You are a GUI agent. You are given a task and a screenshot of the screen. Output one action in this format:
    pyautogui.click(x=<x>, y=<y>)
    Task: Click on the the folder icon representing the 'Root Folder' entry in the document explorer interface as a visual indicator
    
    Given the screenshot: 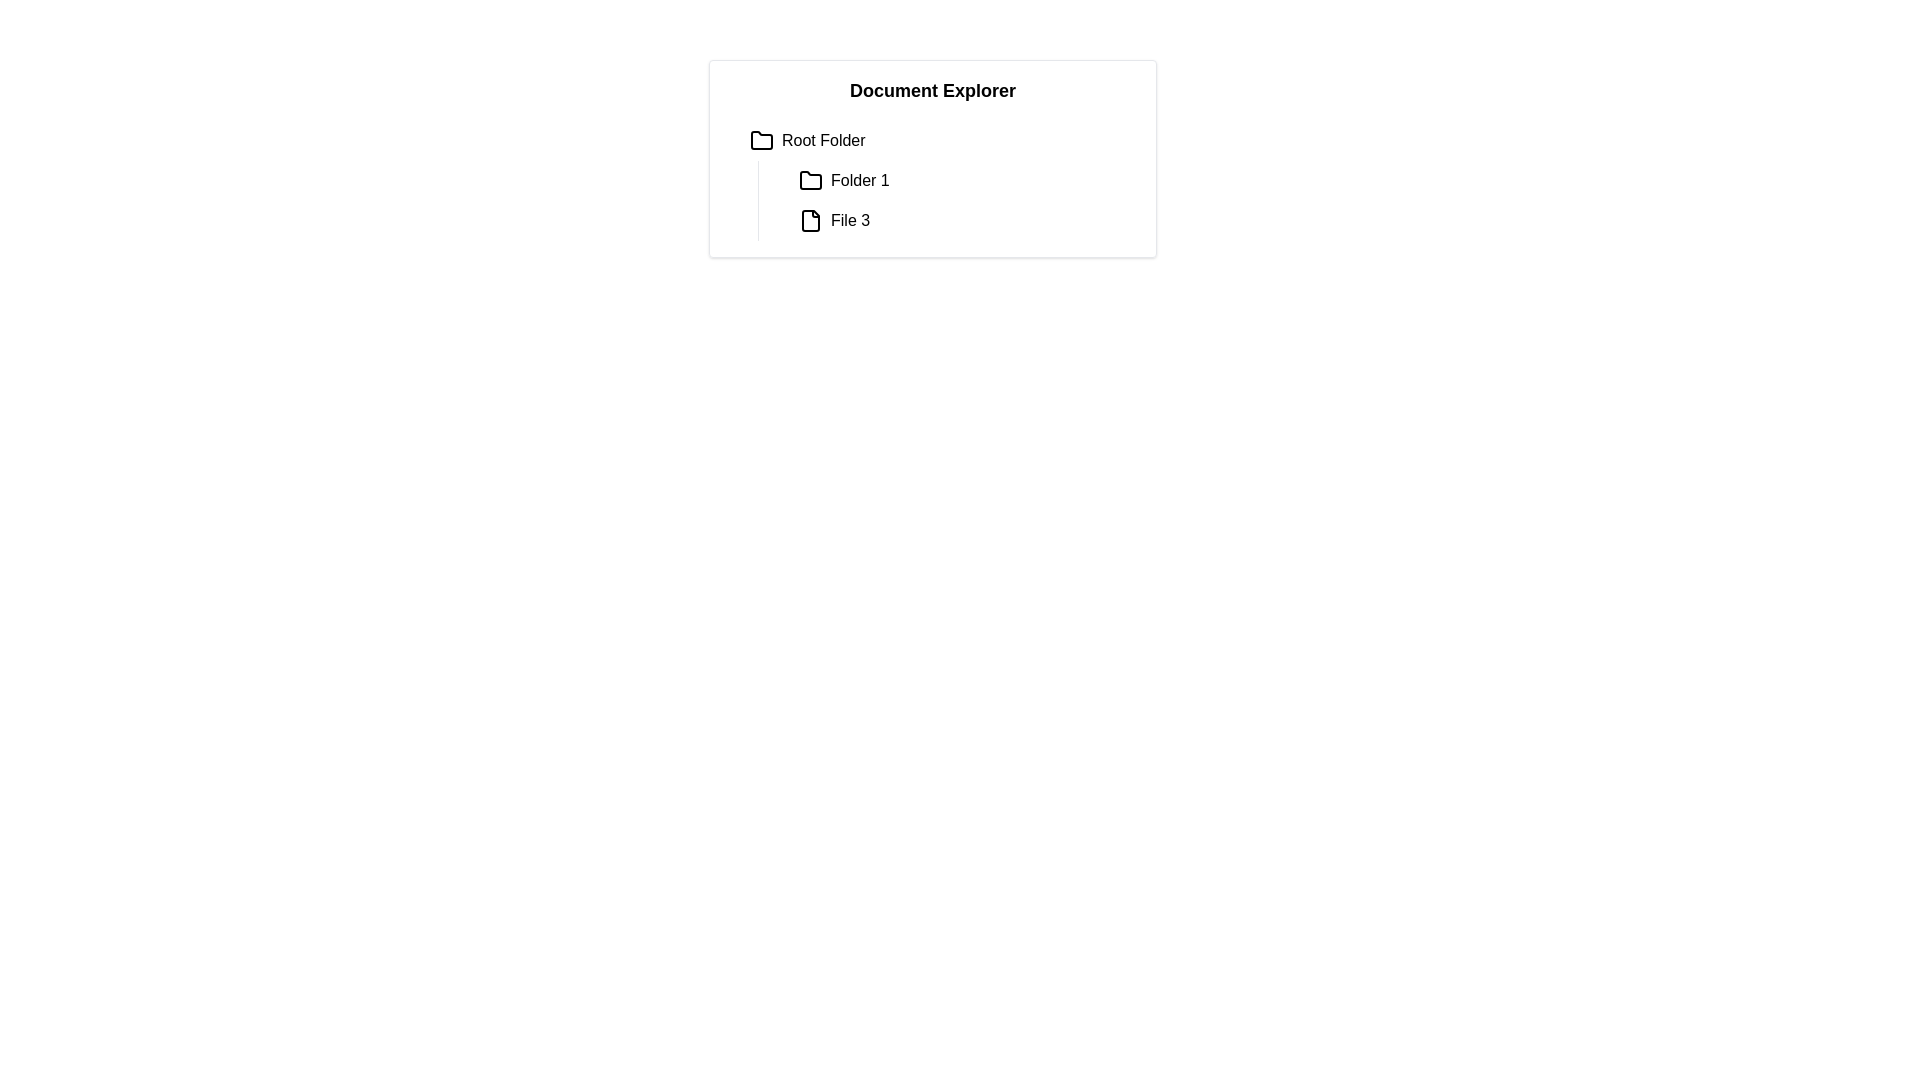 What is the action you would take?
    pyautogui.click(x=761, y=139)
    